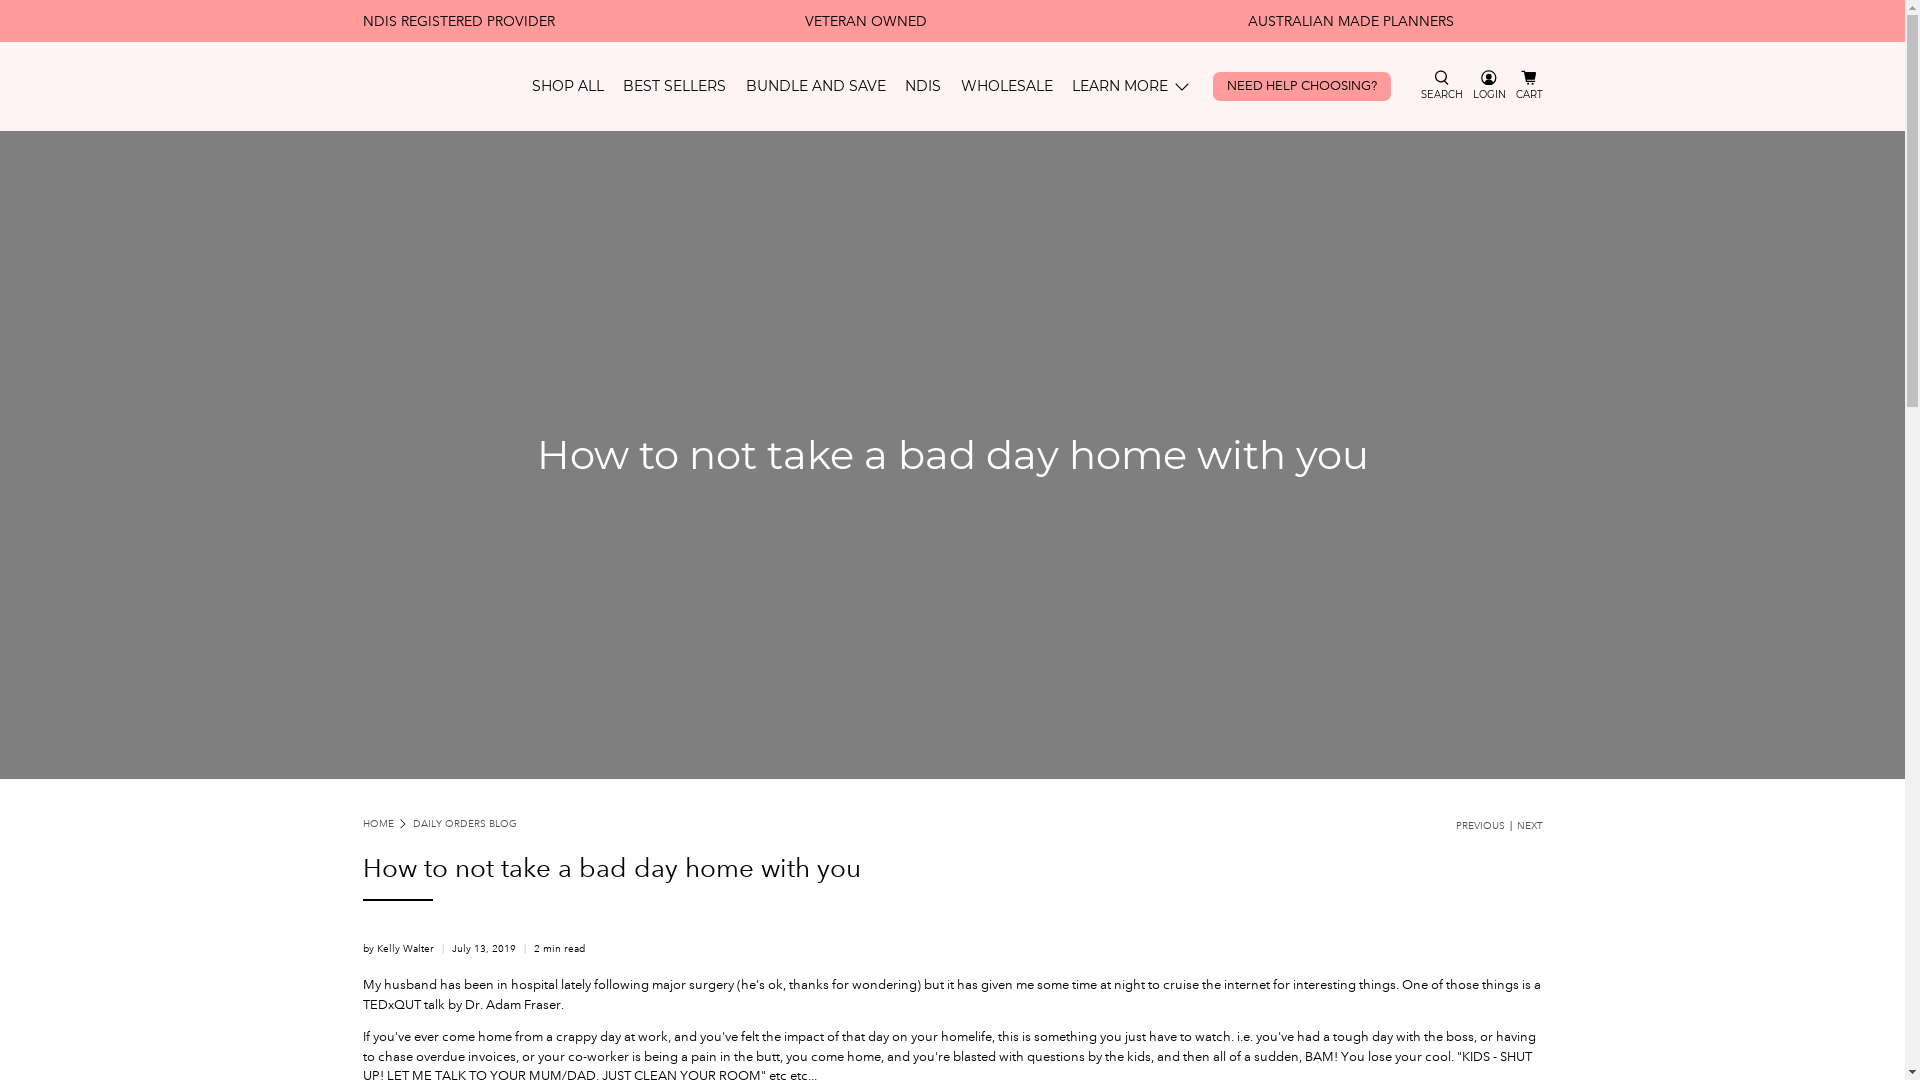  Describe the element at coordinates (1528, 85) in the screenshot. I see `'CART'` at that location.